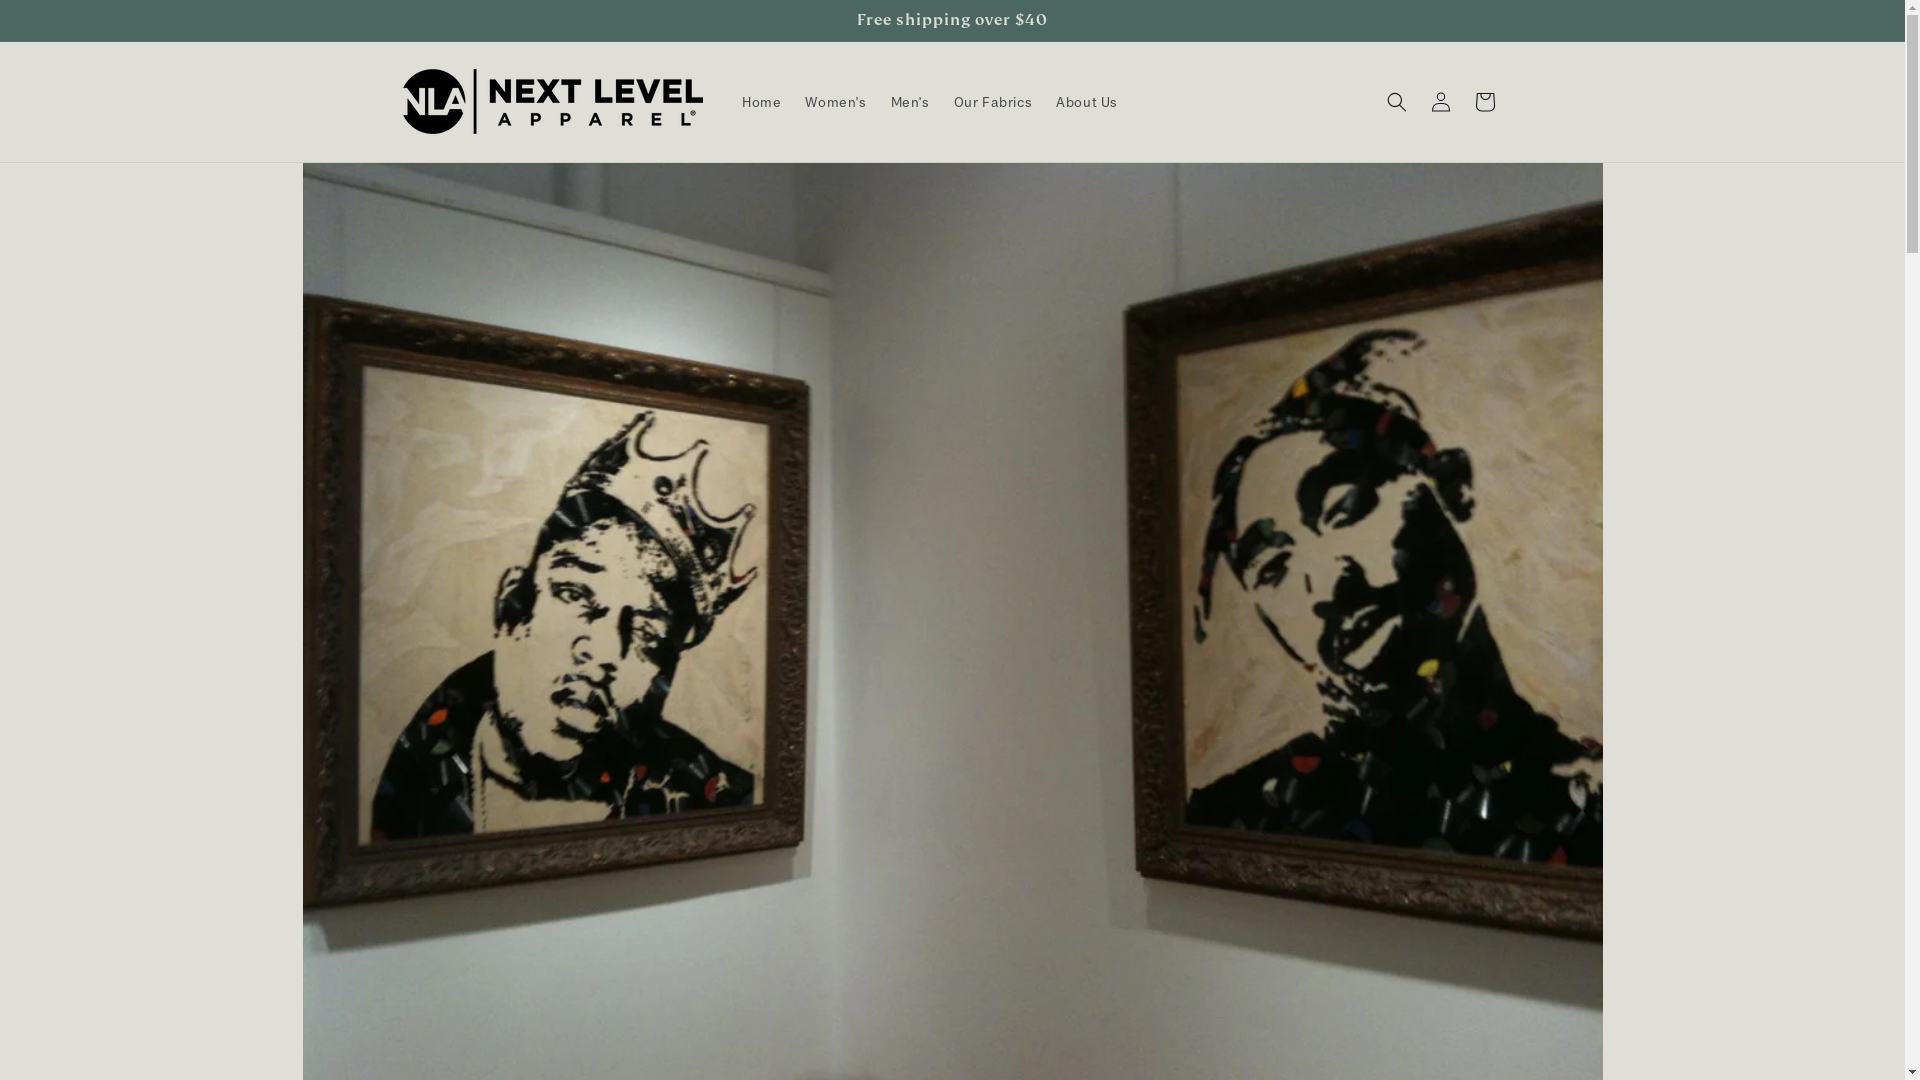 This screenshot has height=1080, width=1920. What do you see at coordinates (1042, 101) in the screenshot?
I see `'About Us'` at bounding box center [1042, 101].